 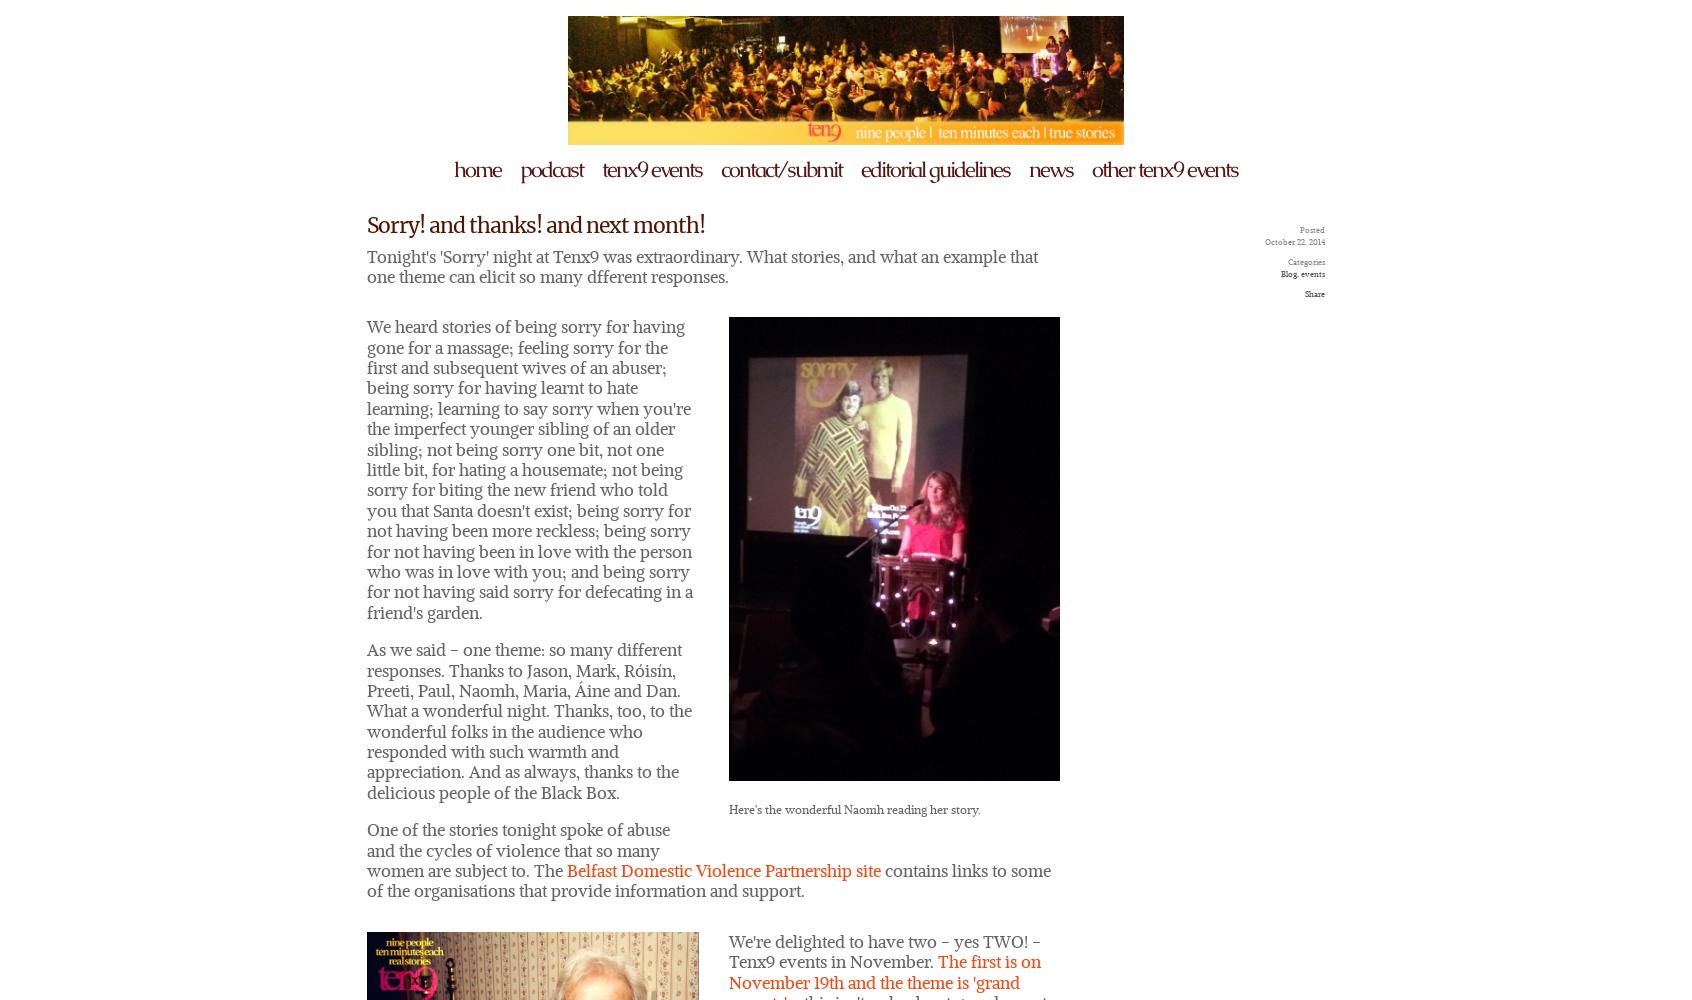 I want to click on 'contains links to some of the organisations that provide information and support.', so click(x=366, y=880).